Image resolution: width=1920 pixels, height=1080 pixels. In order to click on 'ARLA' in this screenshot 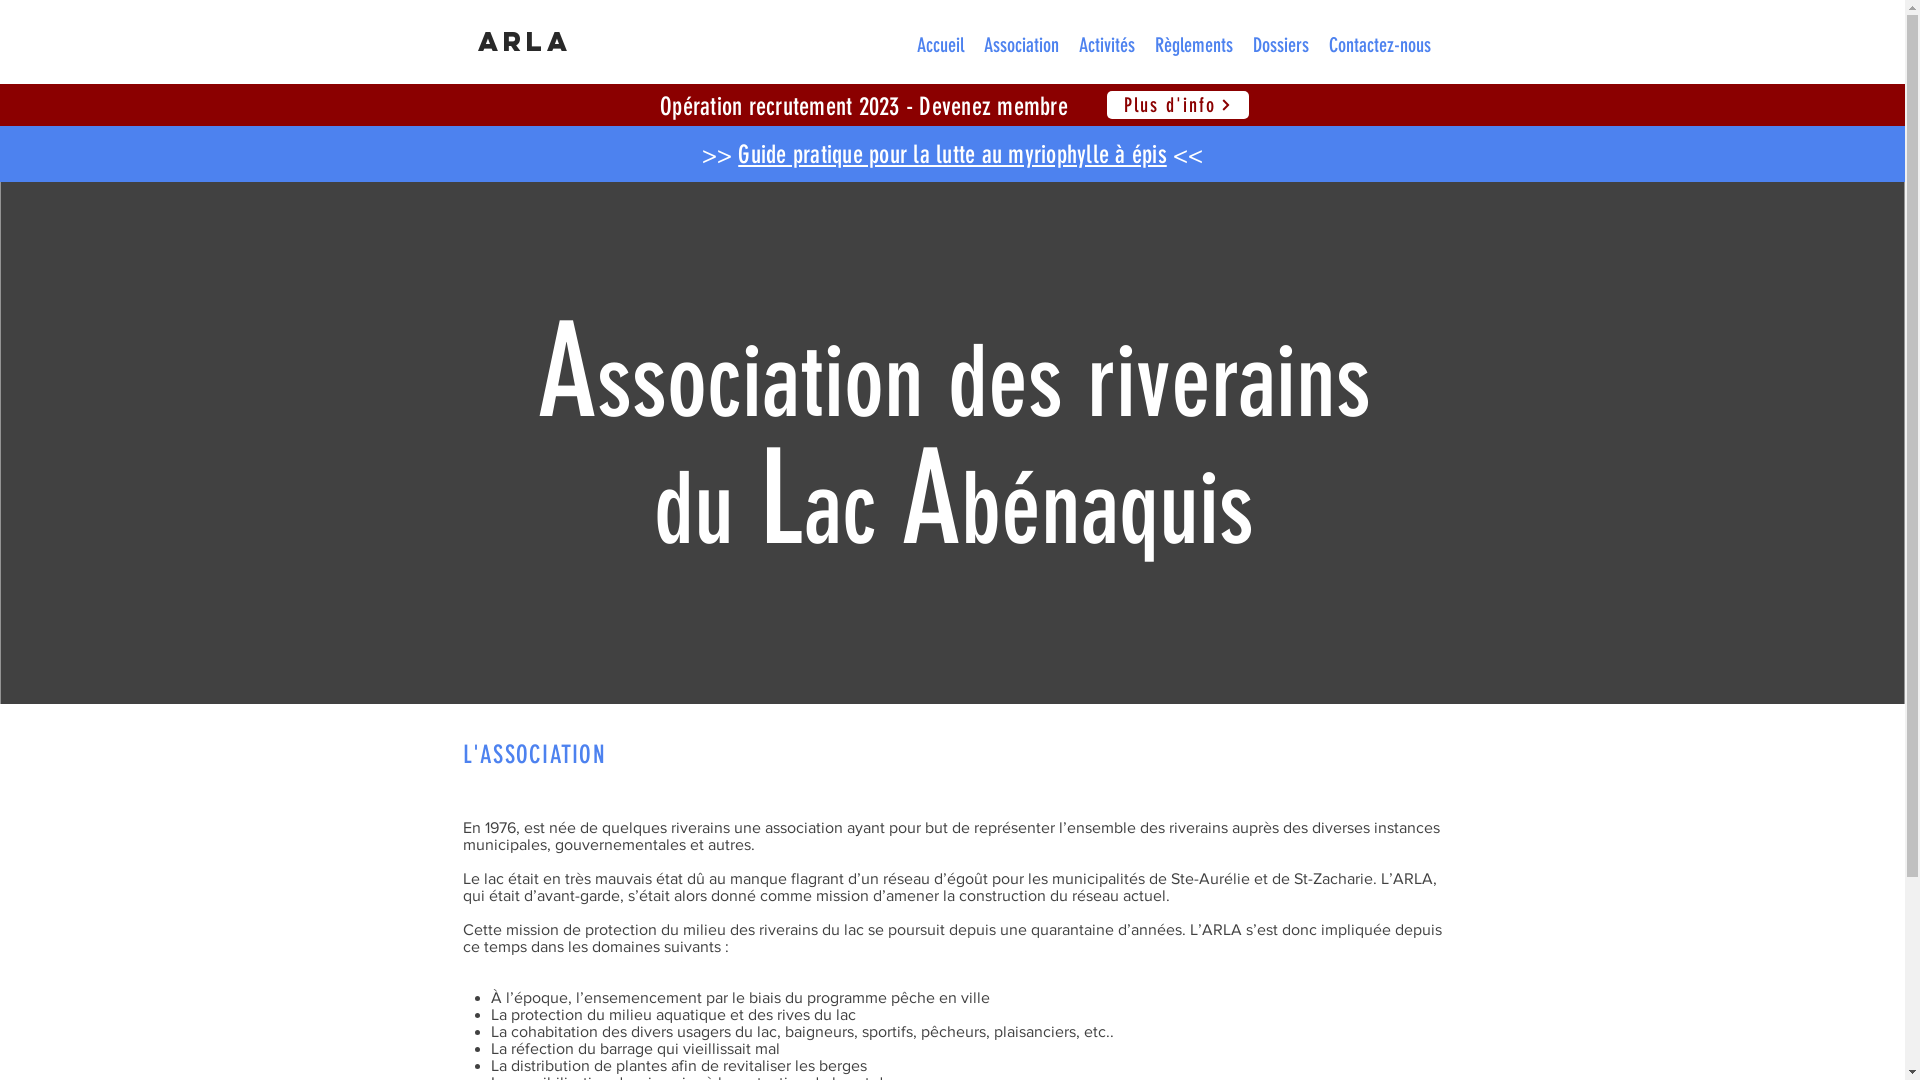, I will do `click(524, 42)`.